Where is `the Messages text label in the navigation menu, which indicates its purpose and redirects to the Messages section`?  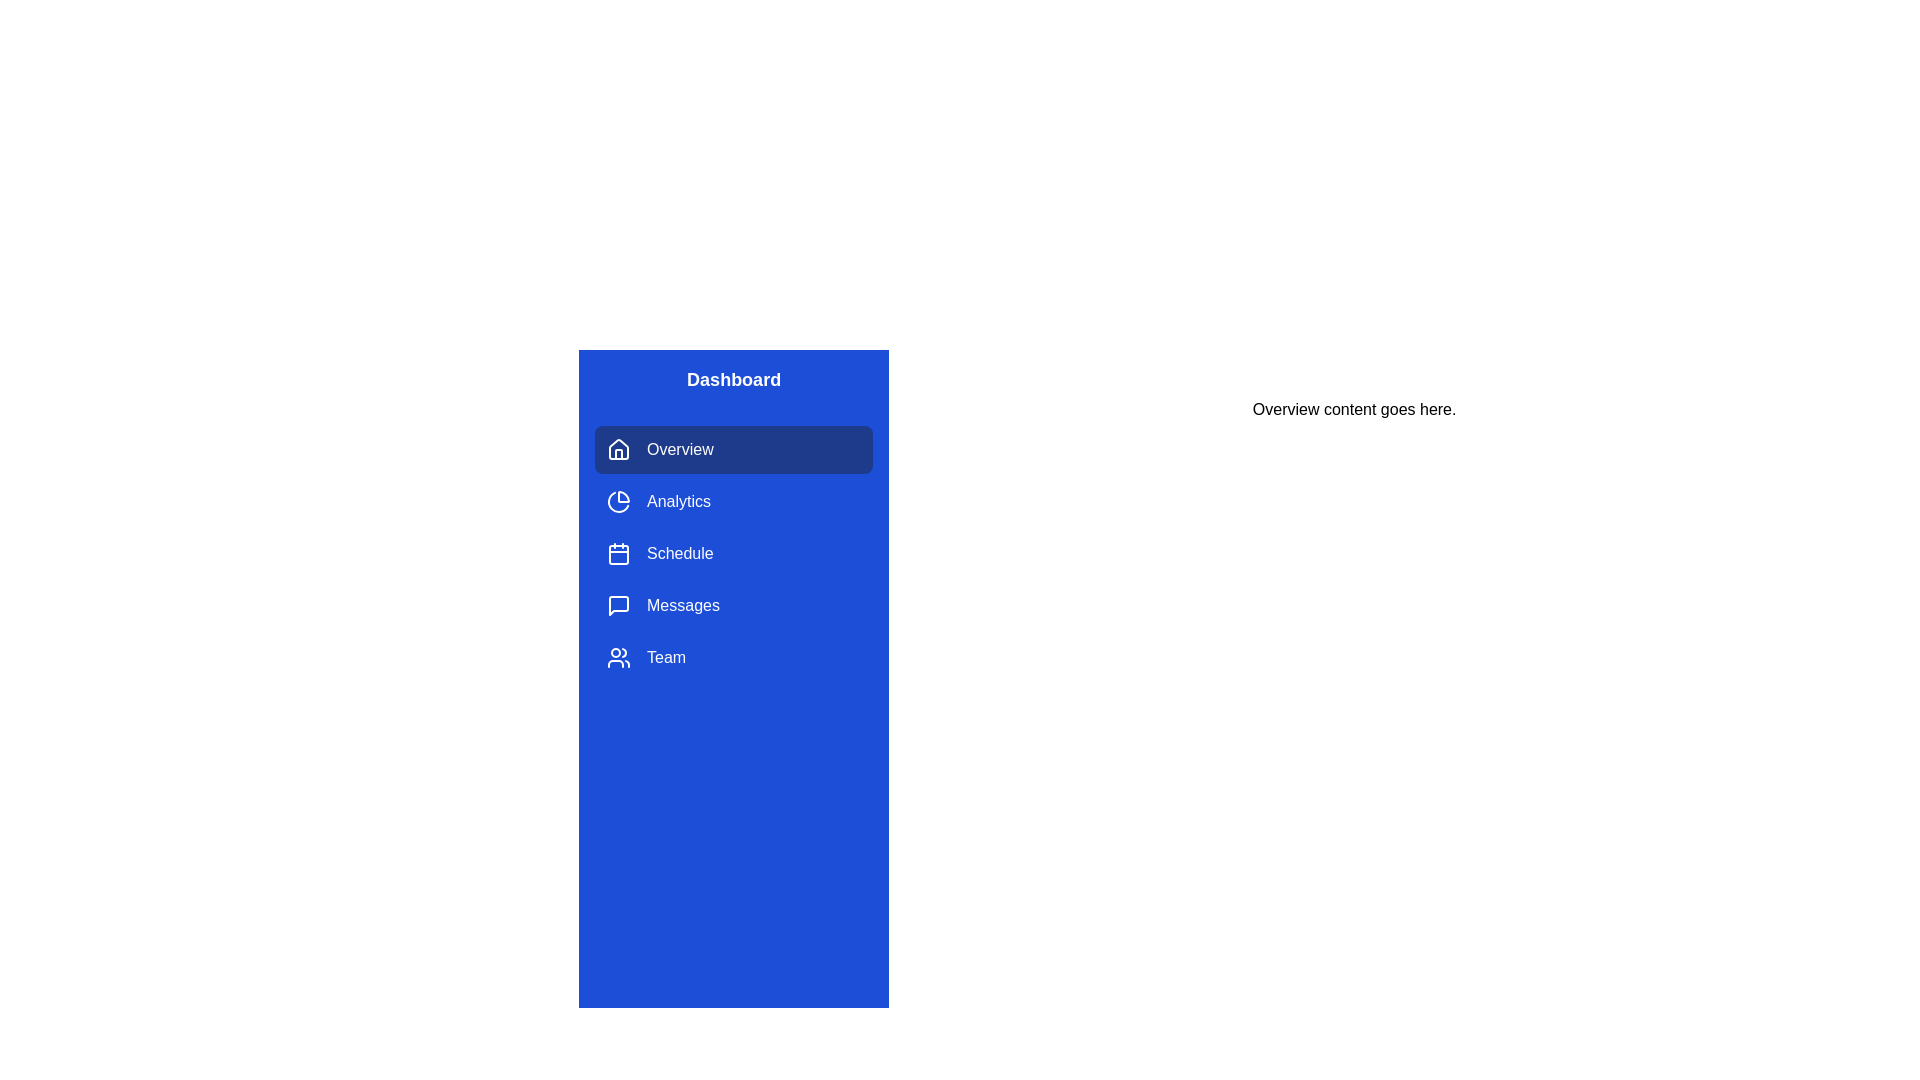
the Messages text label in the navigation menu, which indicates its purpose and redirects to the Messages section is located at coordinates (683, 604).